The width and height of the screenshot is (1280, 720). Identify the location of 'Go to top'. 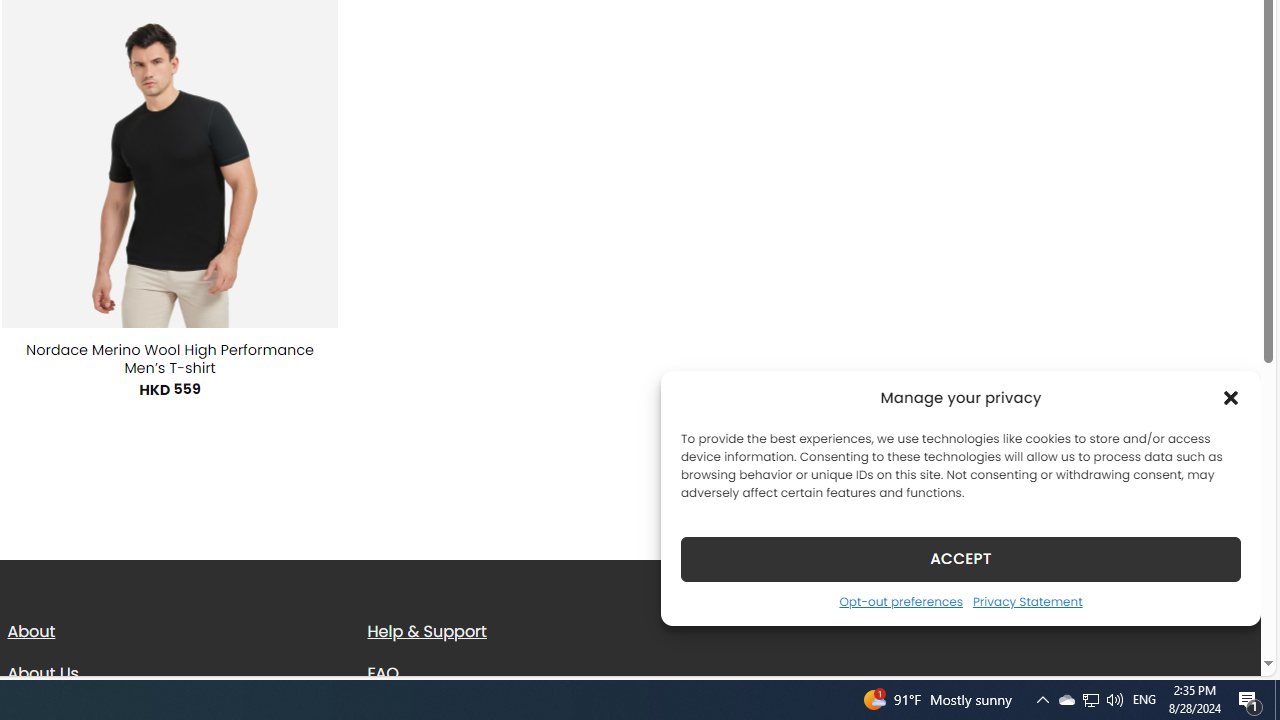
(1219, 648).